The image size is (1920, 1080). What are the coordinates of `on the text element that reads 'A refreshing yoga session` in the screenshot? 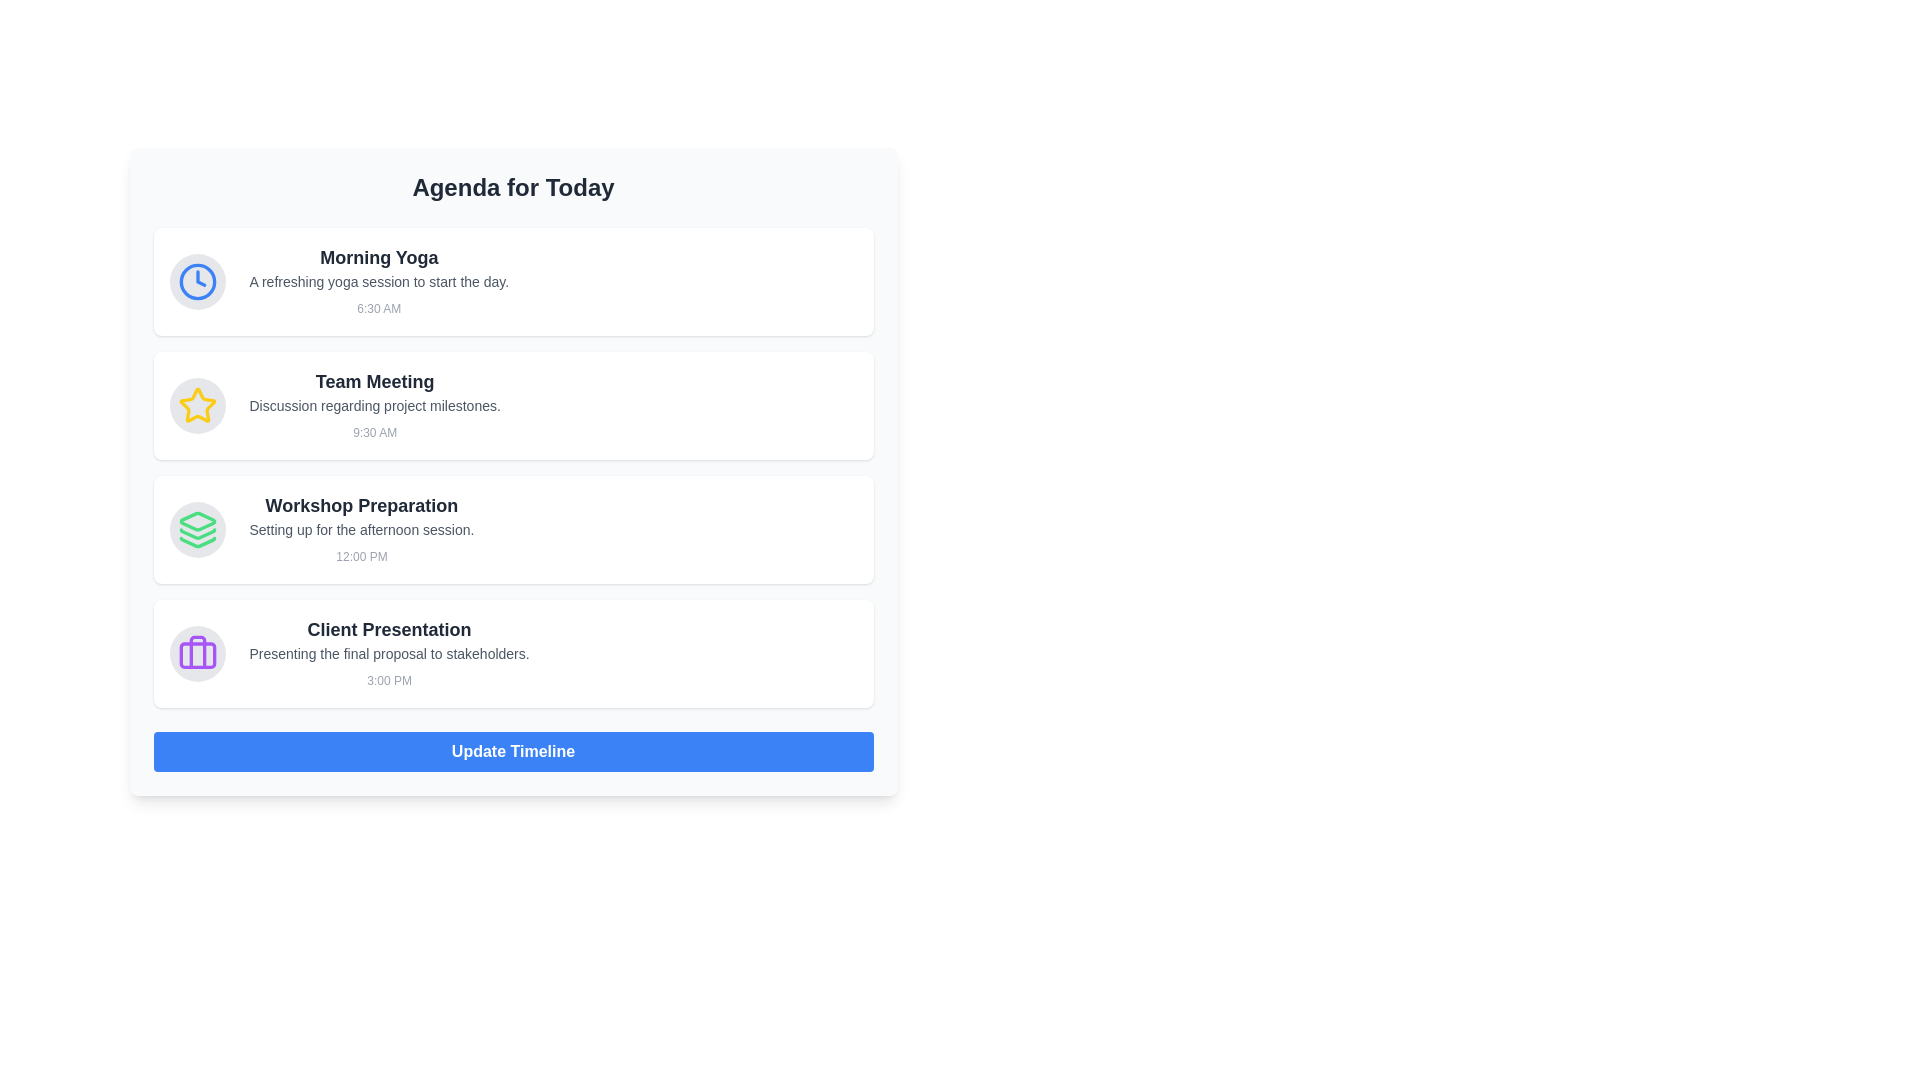 It's located at (379, 281).